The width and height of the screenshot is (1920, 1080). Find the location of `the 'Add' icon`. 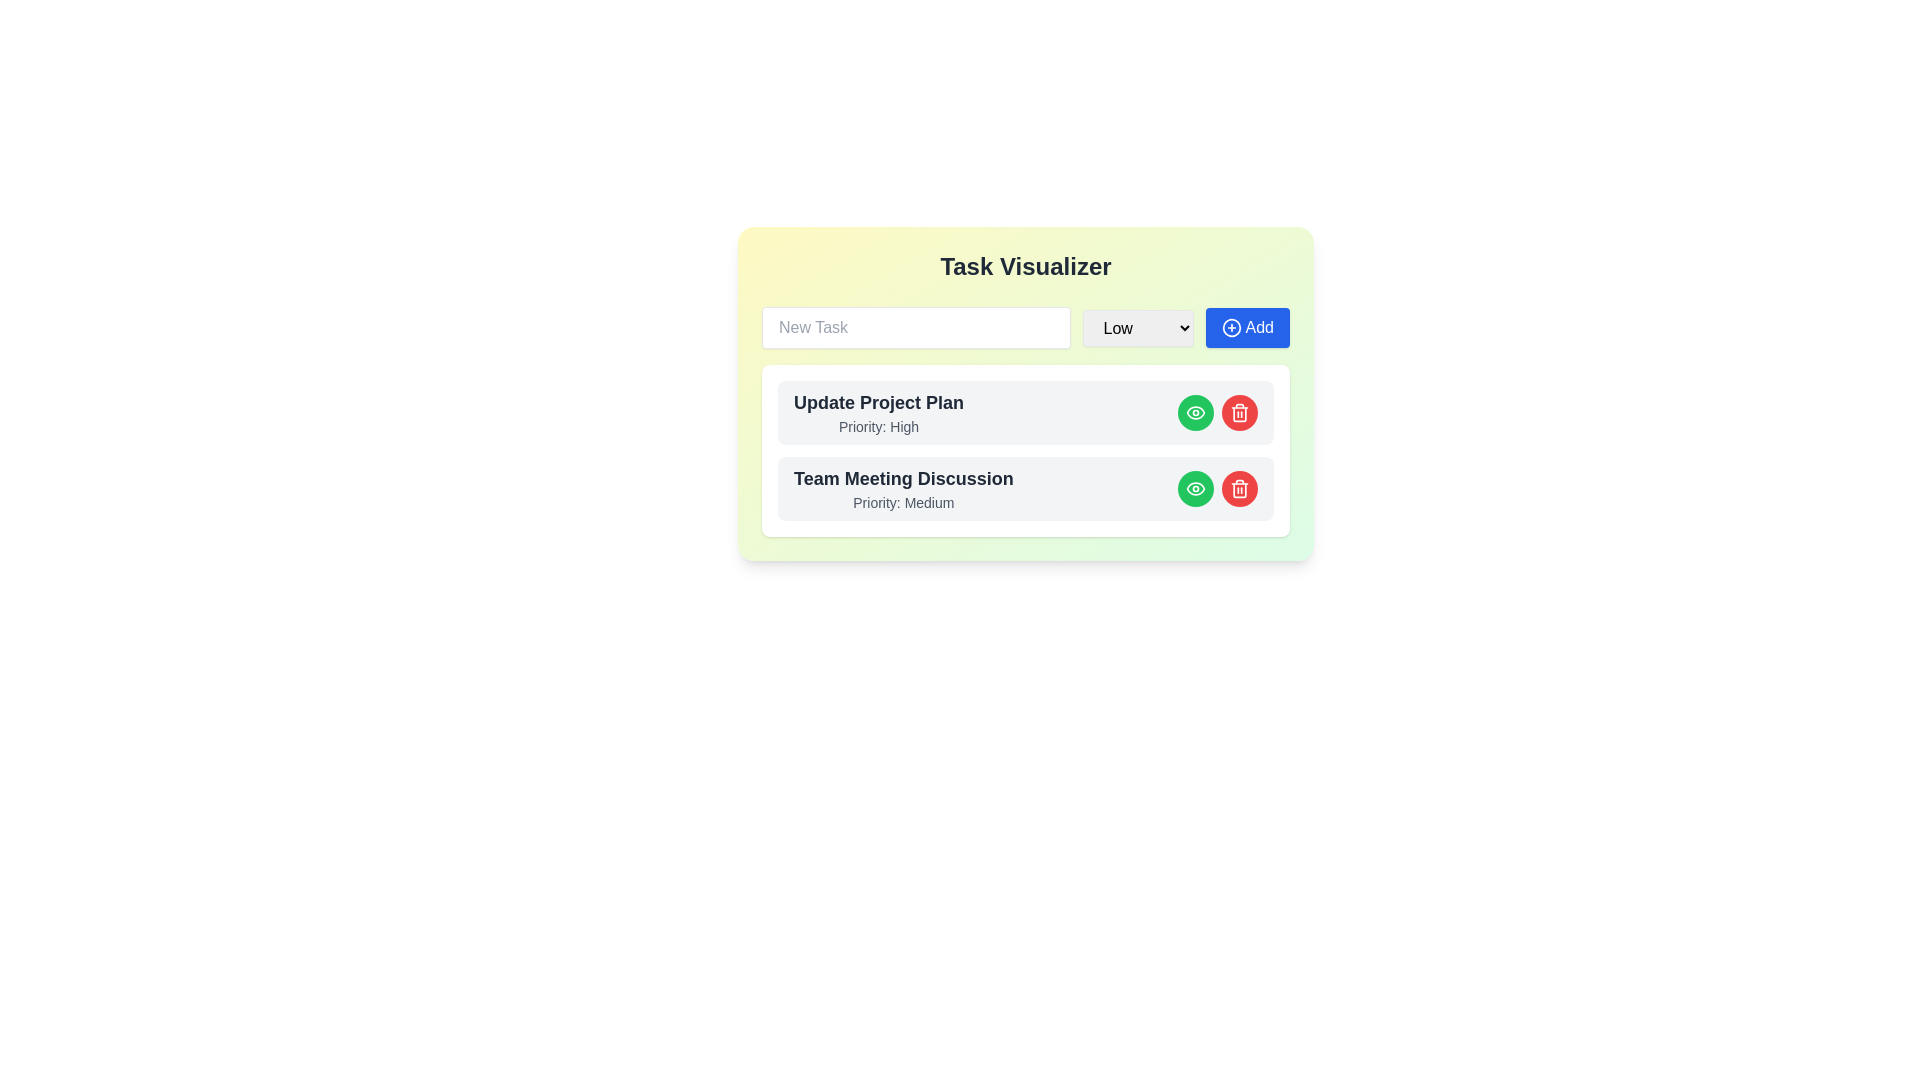

the 'Add' icon is located at coordinates (1229, 326).